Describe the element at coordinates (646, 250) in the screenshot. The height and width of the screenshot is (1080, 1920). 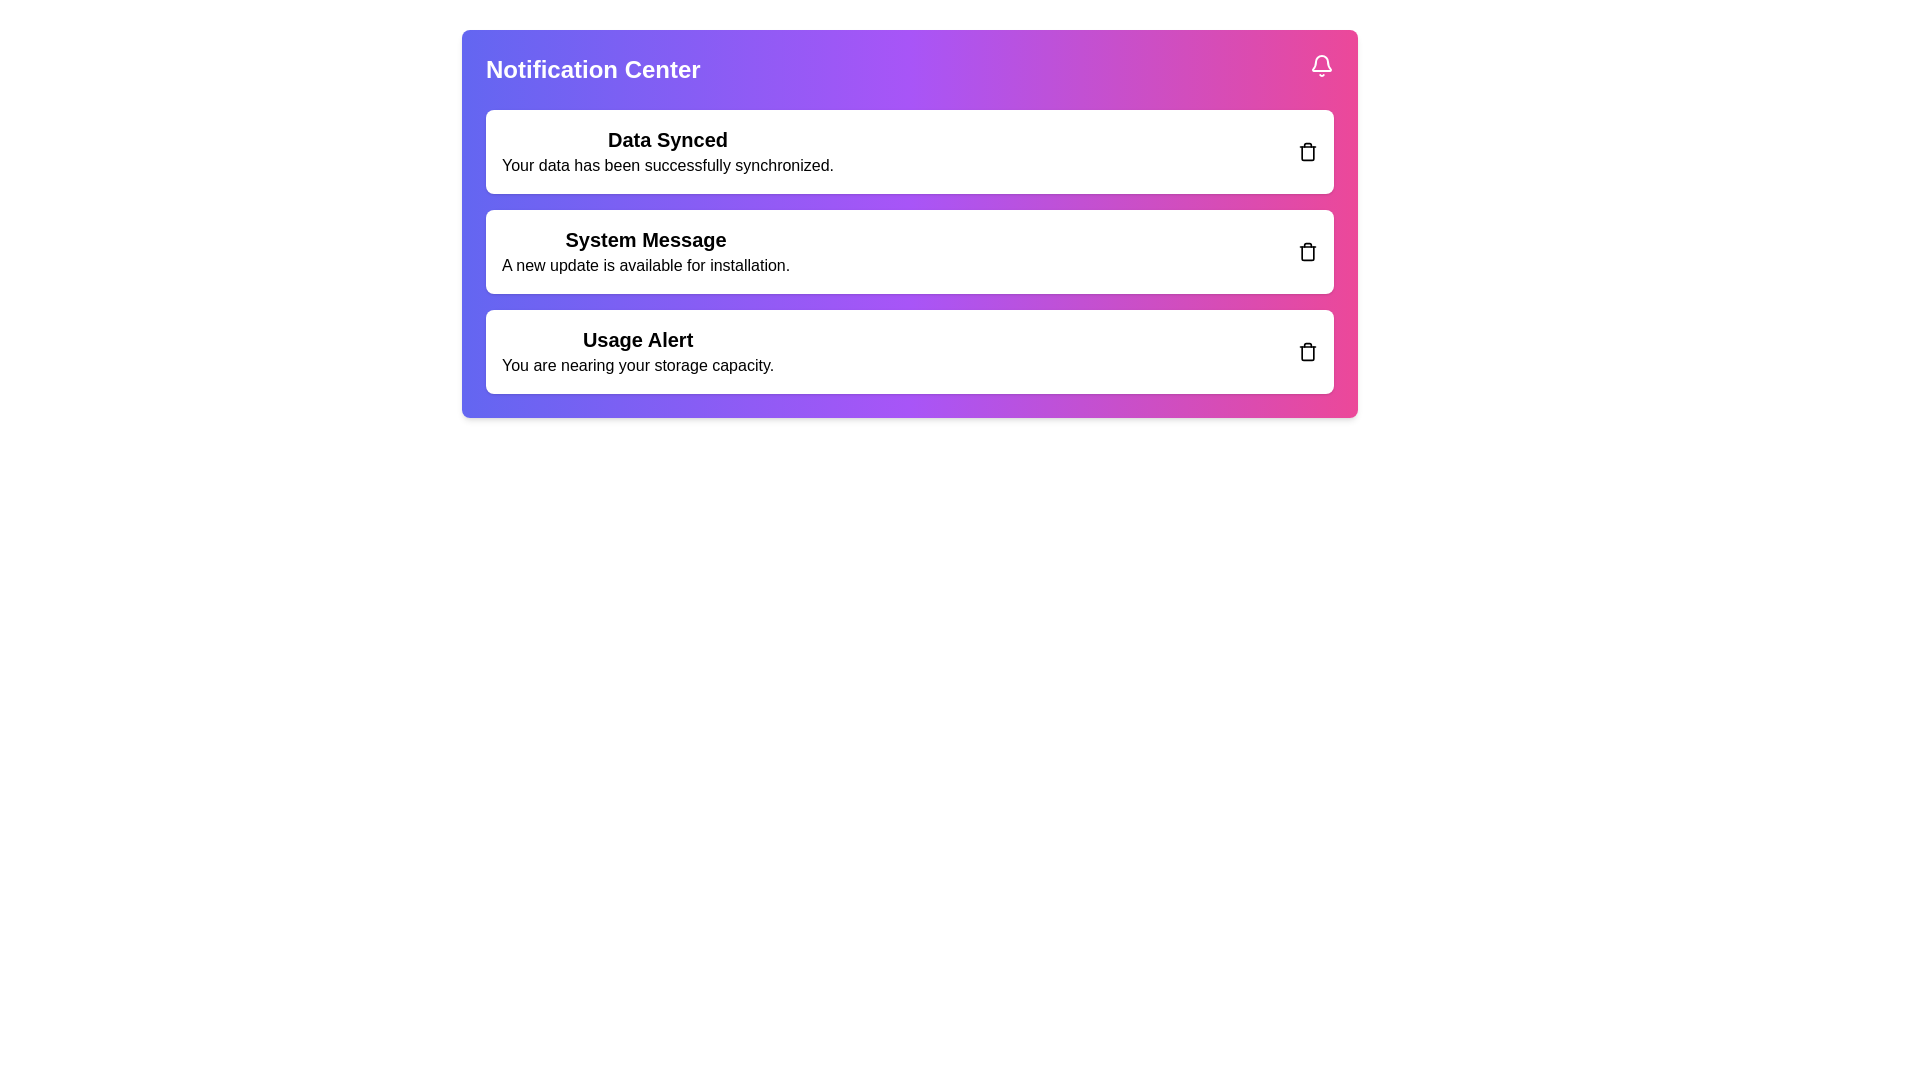
I see `the Static text-based notification component displaying 'System Message' and 'A new update is available for installation.'` at that location.